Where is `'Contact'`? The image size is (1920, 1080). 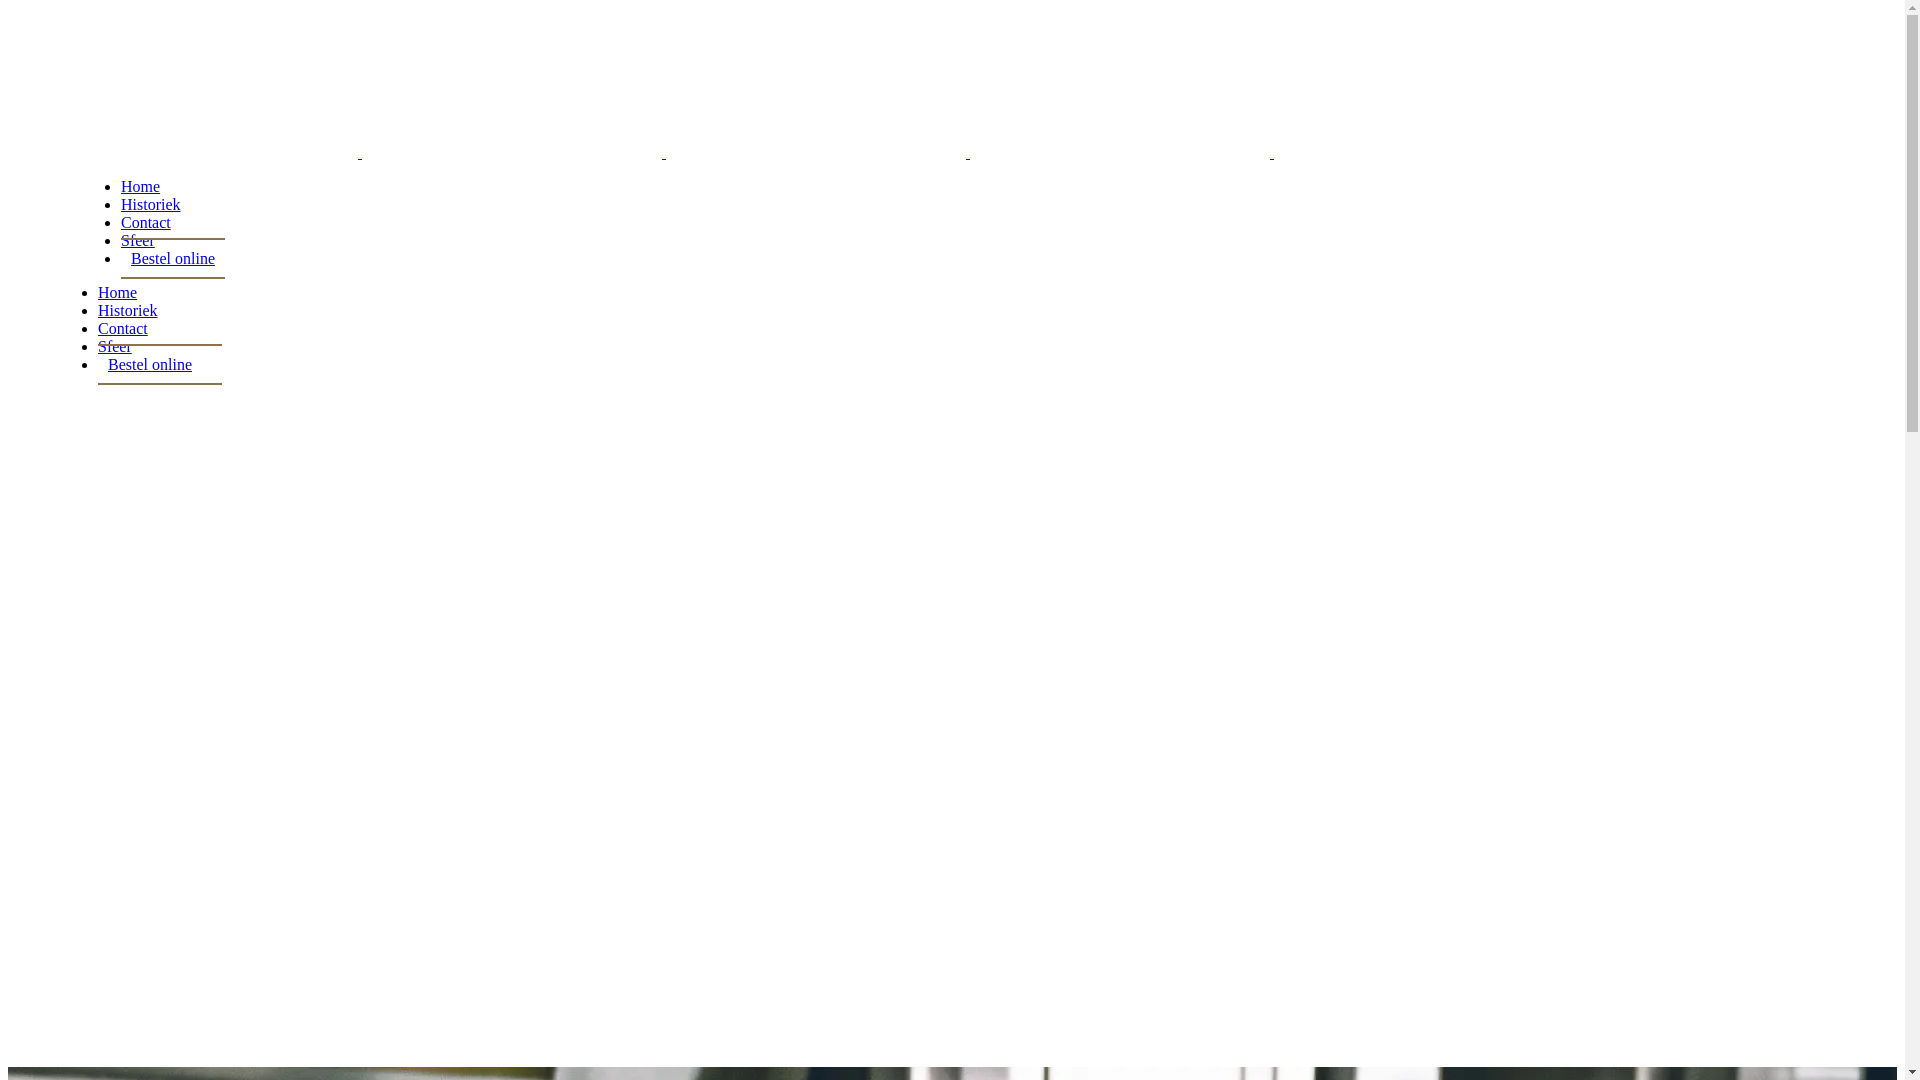 'Contact' is located at coordinates (122, 327).